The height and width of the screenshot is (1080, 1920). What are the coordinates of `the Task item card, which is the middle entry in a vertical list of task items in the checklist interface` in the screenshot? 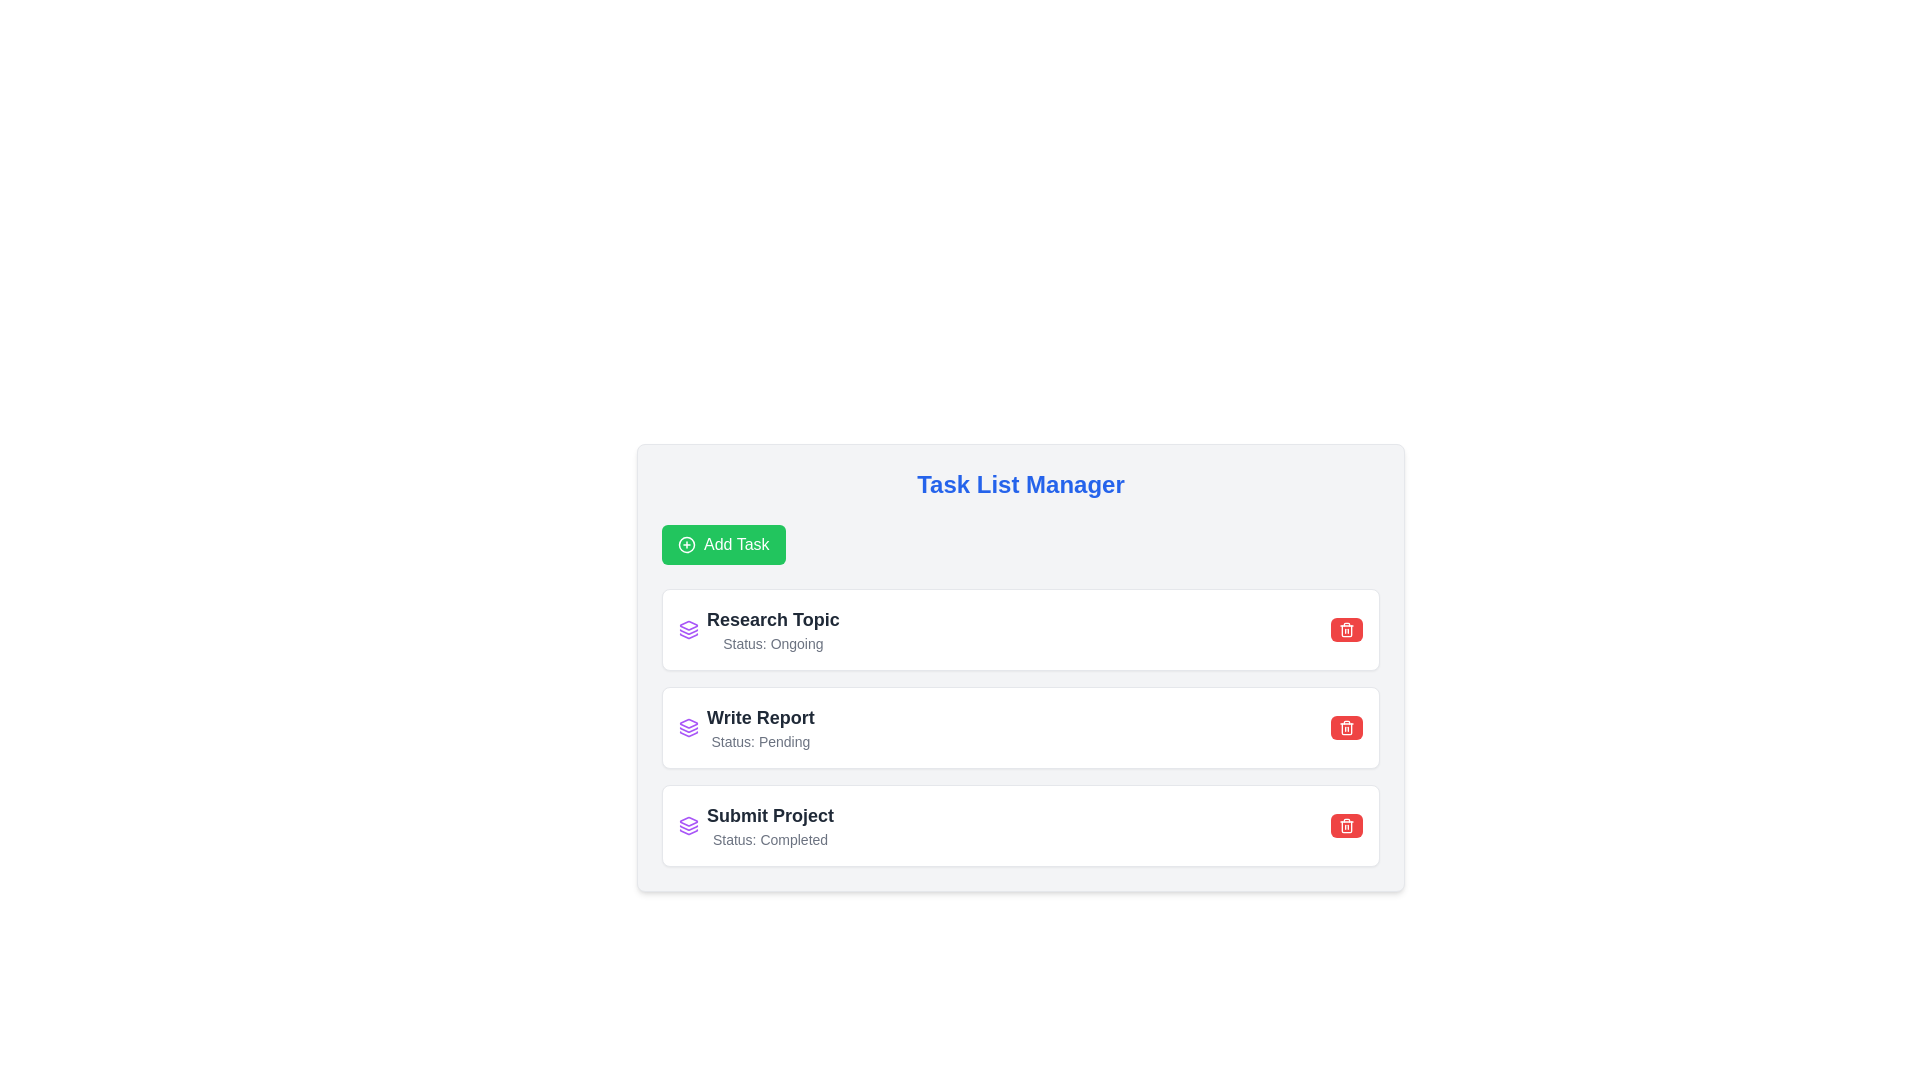 It's located at (1021, 728).